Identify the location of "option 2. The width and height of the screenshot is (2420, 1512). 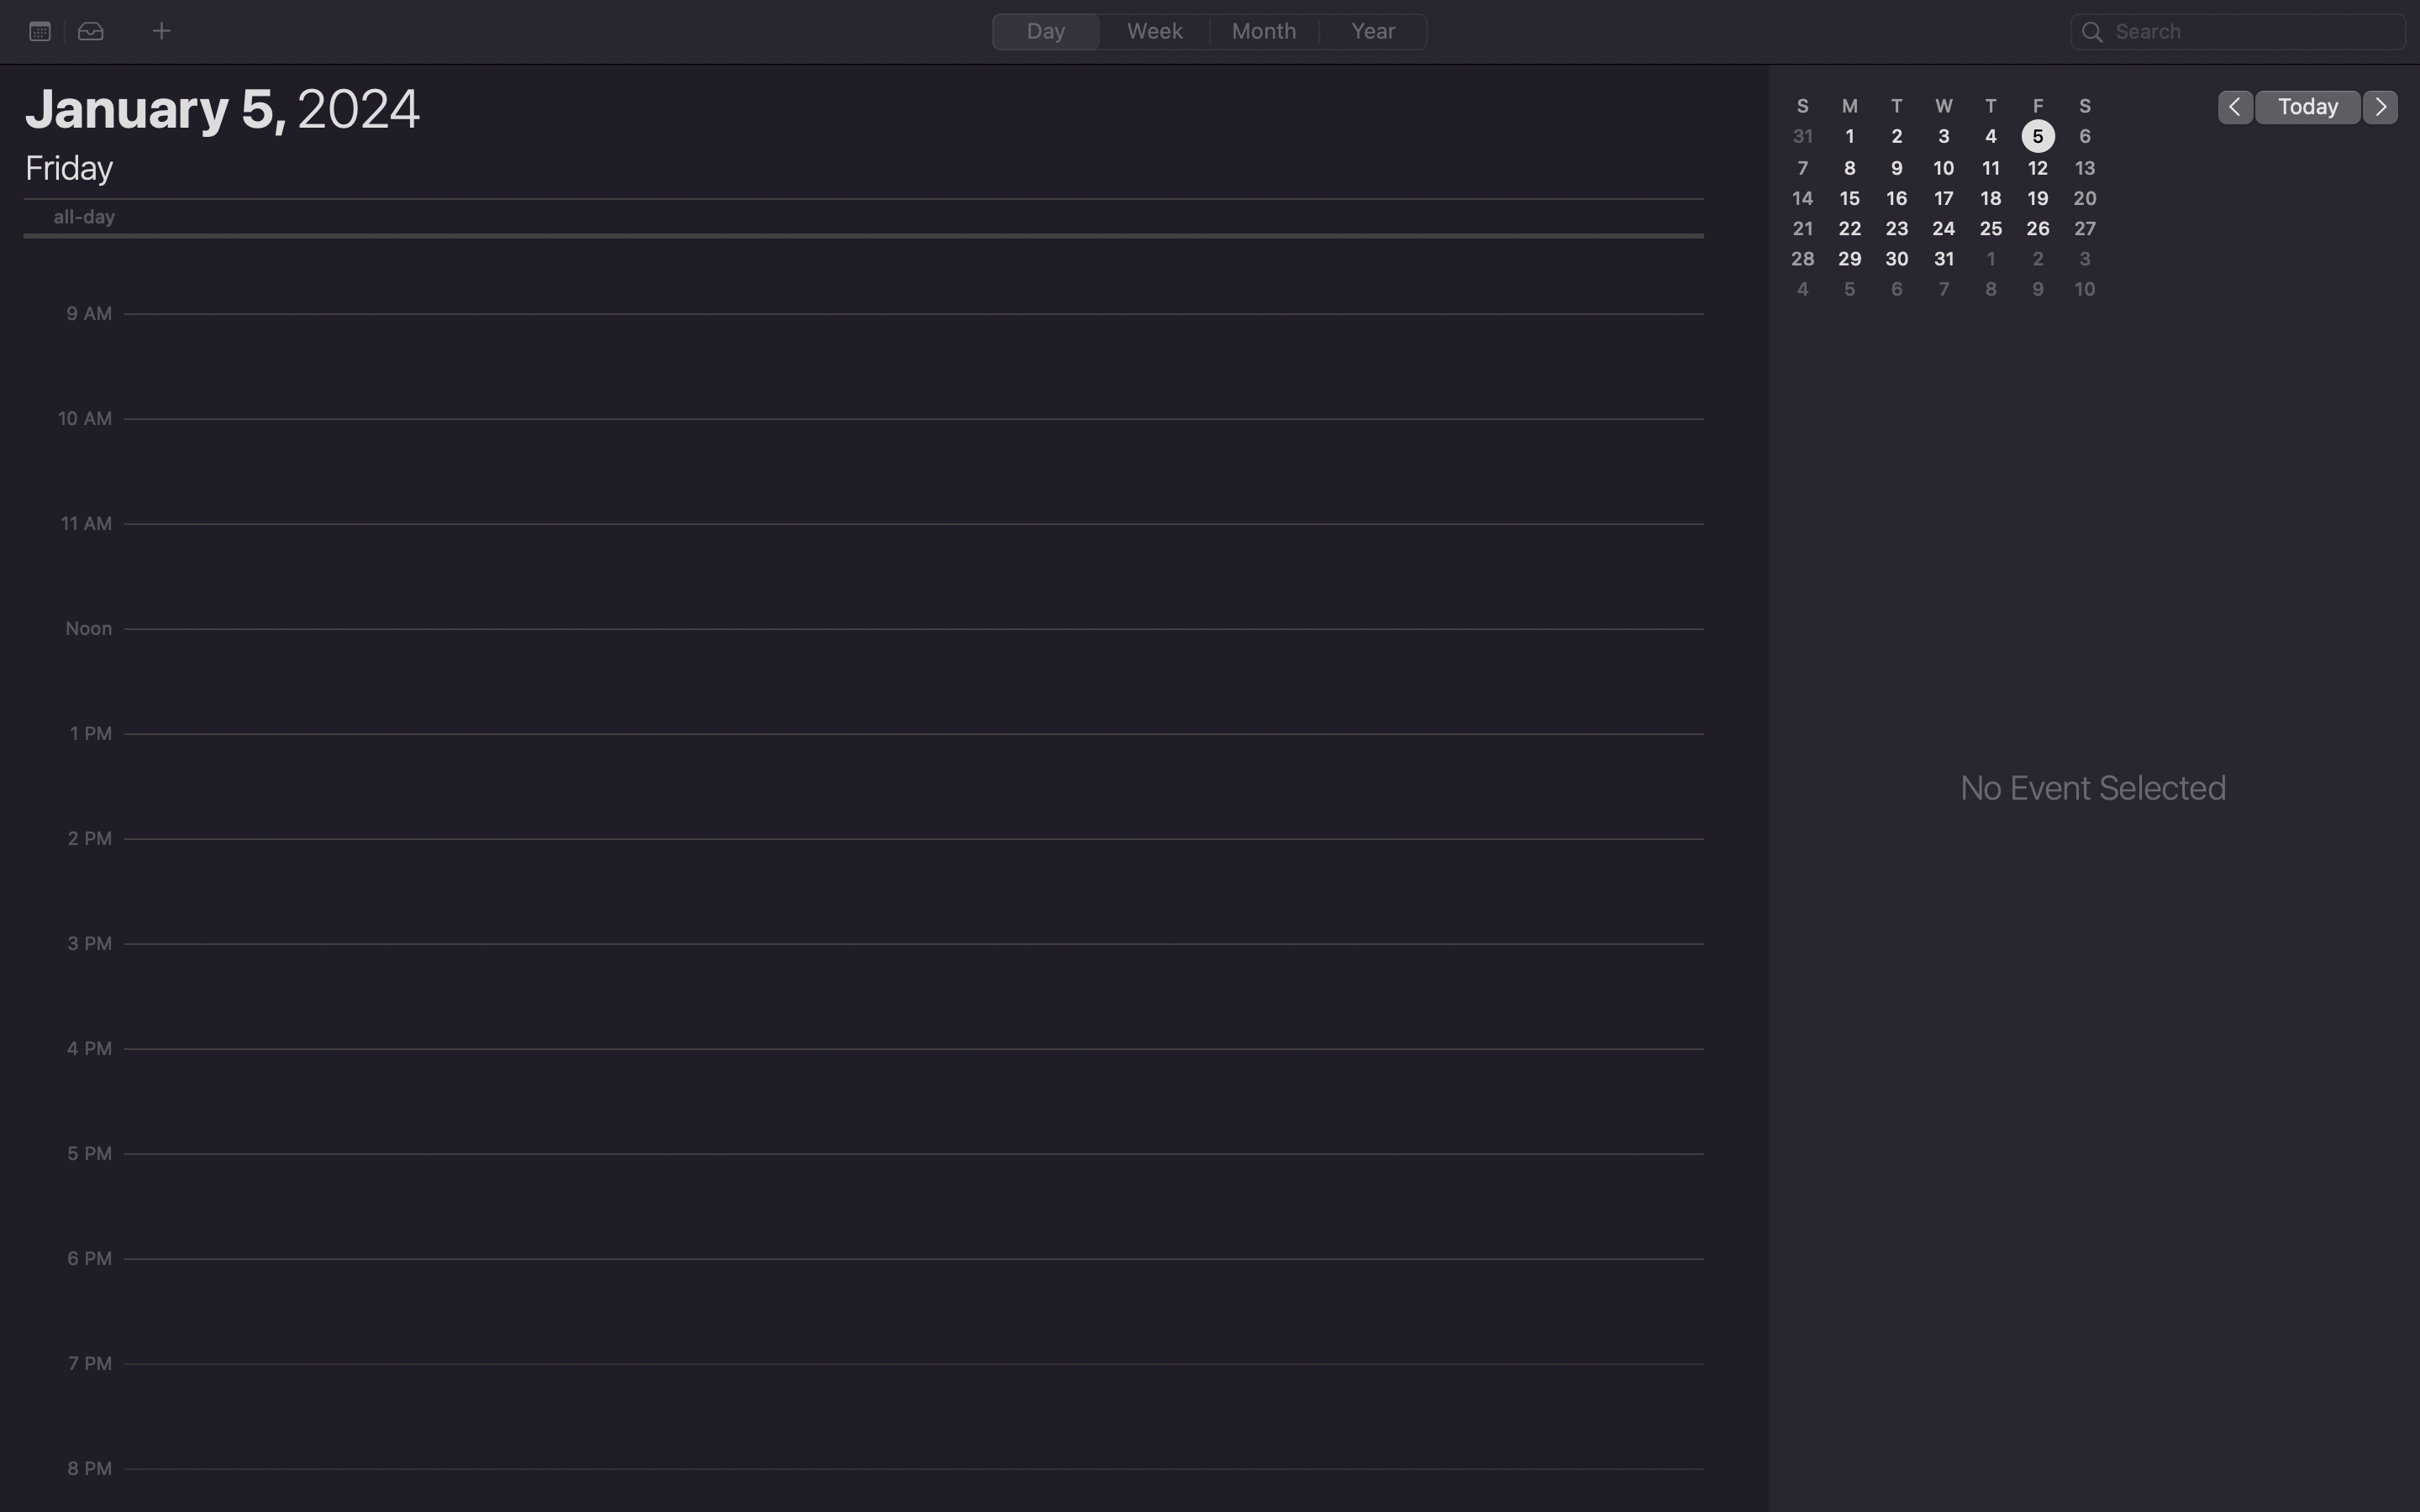
(91, 32).